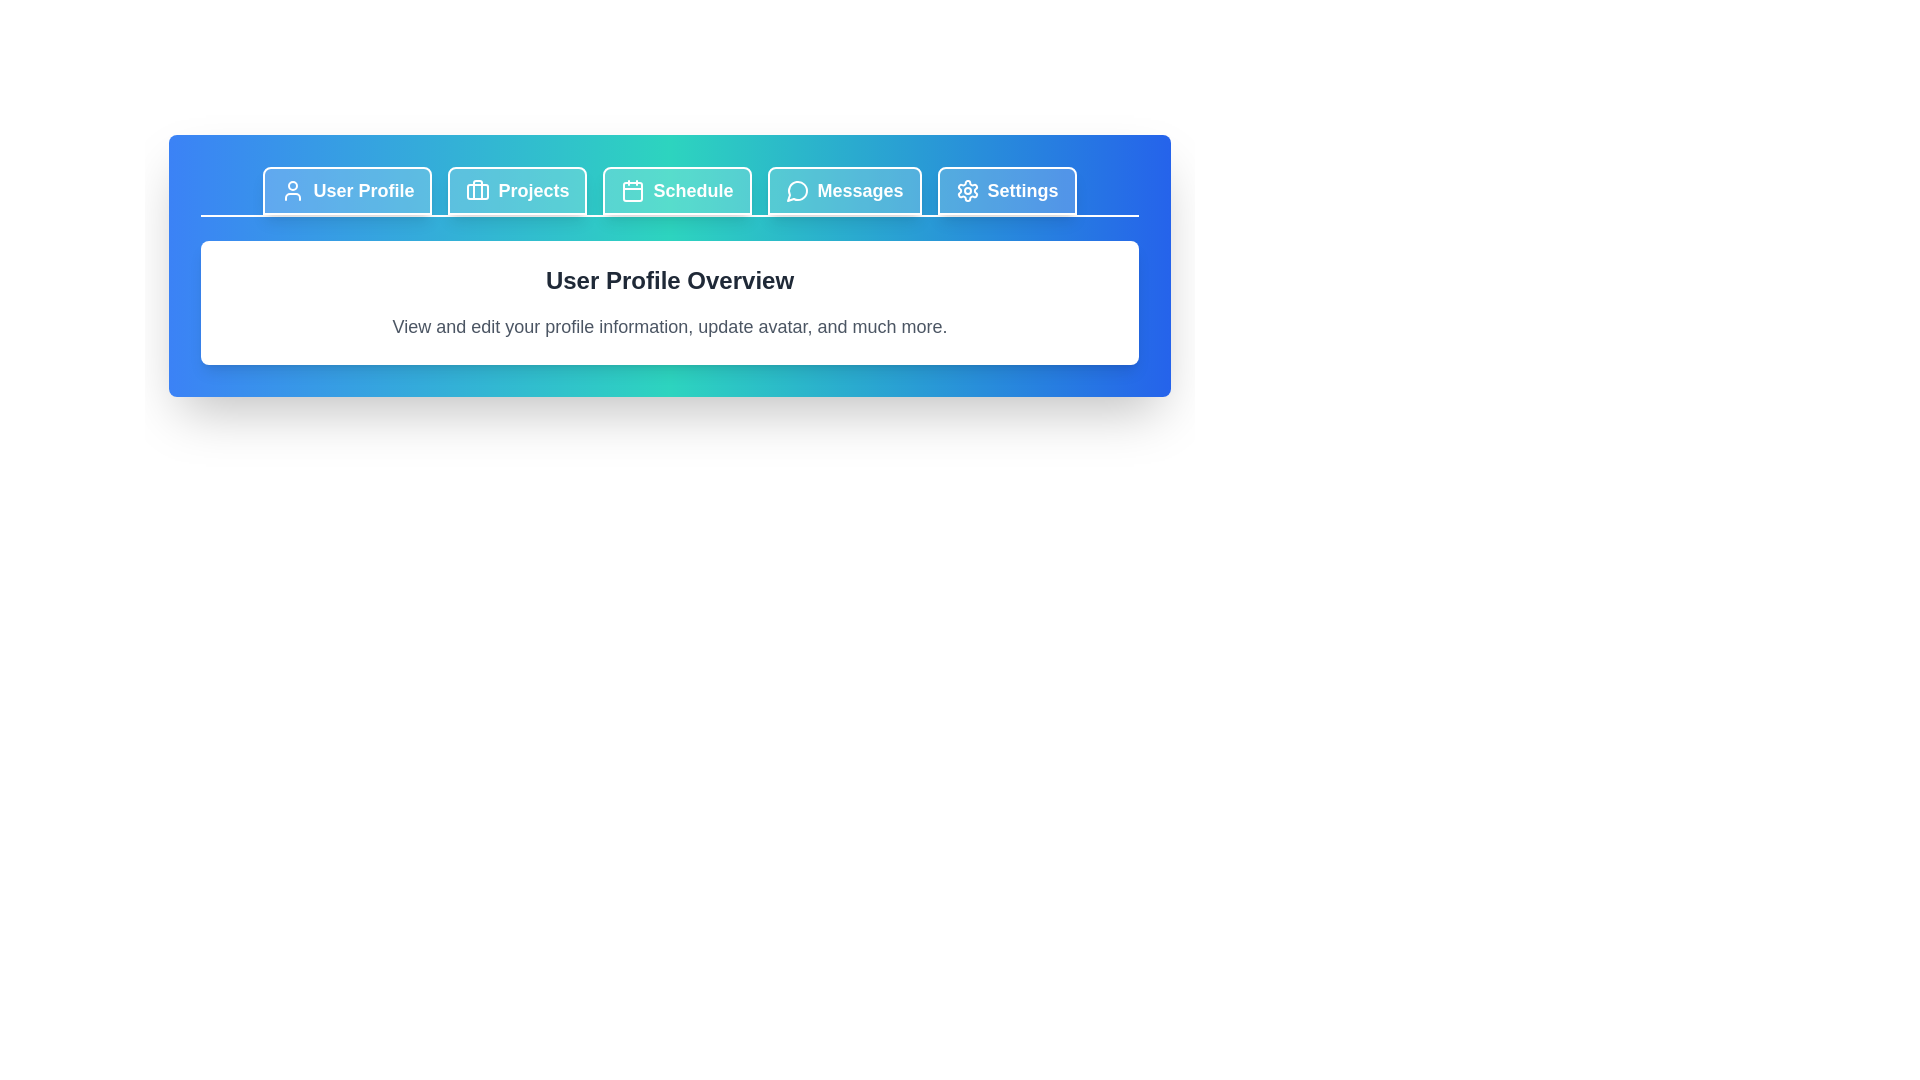 This screenshot has width=1920, height=1080. Describe the element at coordinates (967, 191) in the screenshot. I see `the 'Settings' icon located in the navigation bar` at that location.